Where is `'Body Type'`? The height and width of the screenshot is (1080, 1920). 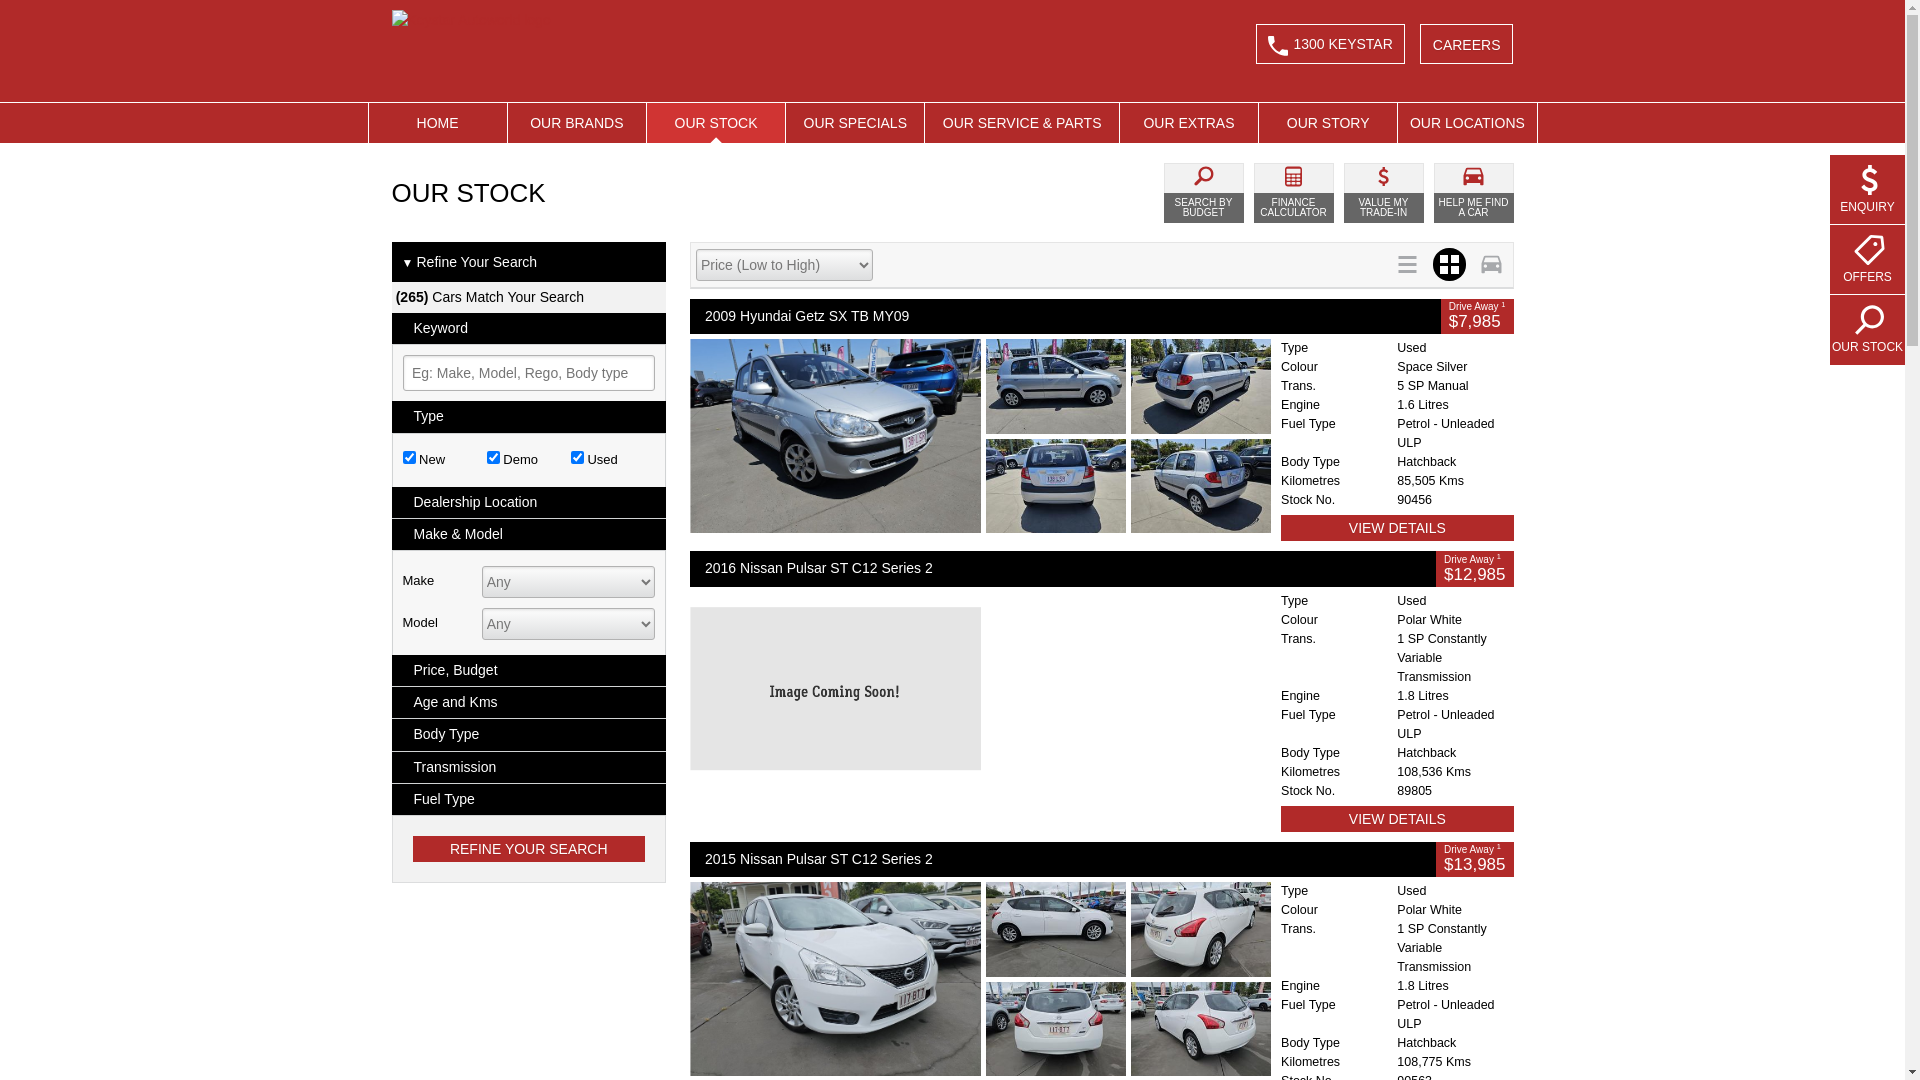 'Body Type' is located at coordinates (392, 734).